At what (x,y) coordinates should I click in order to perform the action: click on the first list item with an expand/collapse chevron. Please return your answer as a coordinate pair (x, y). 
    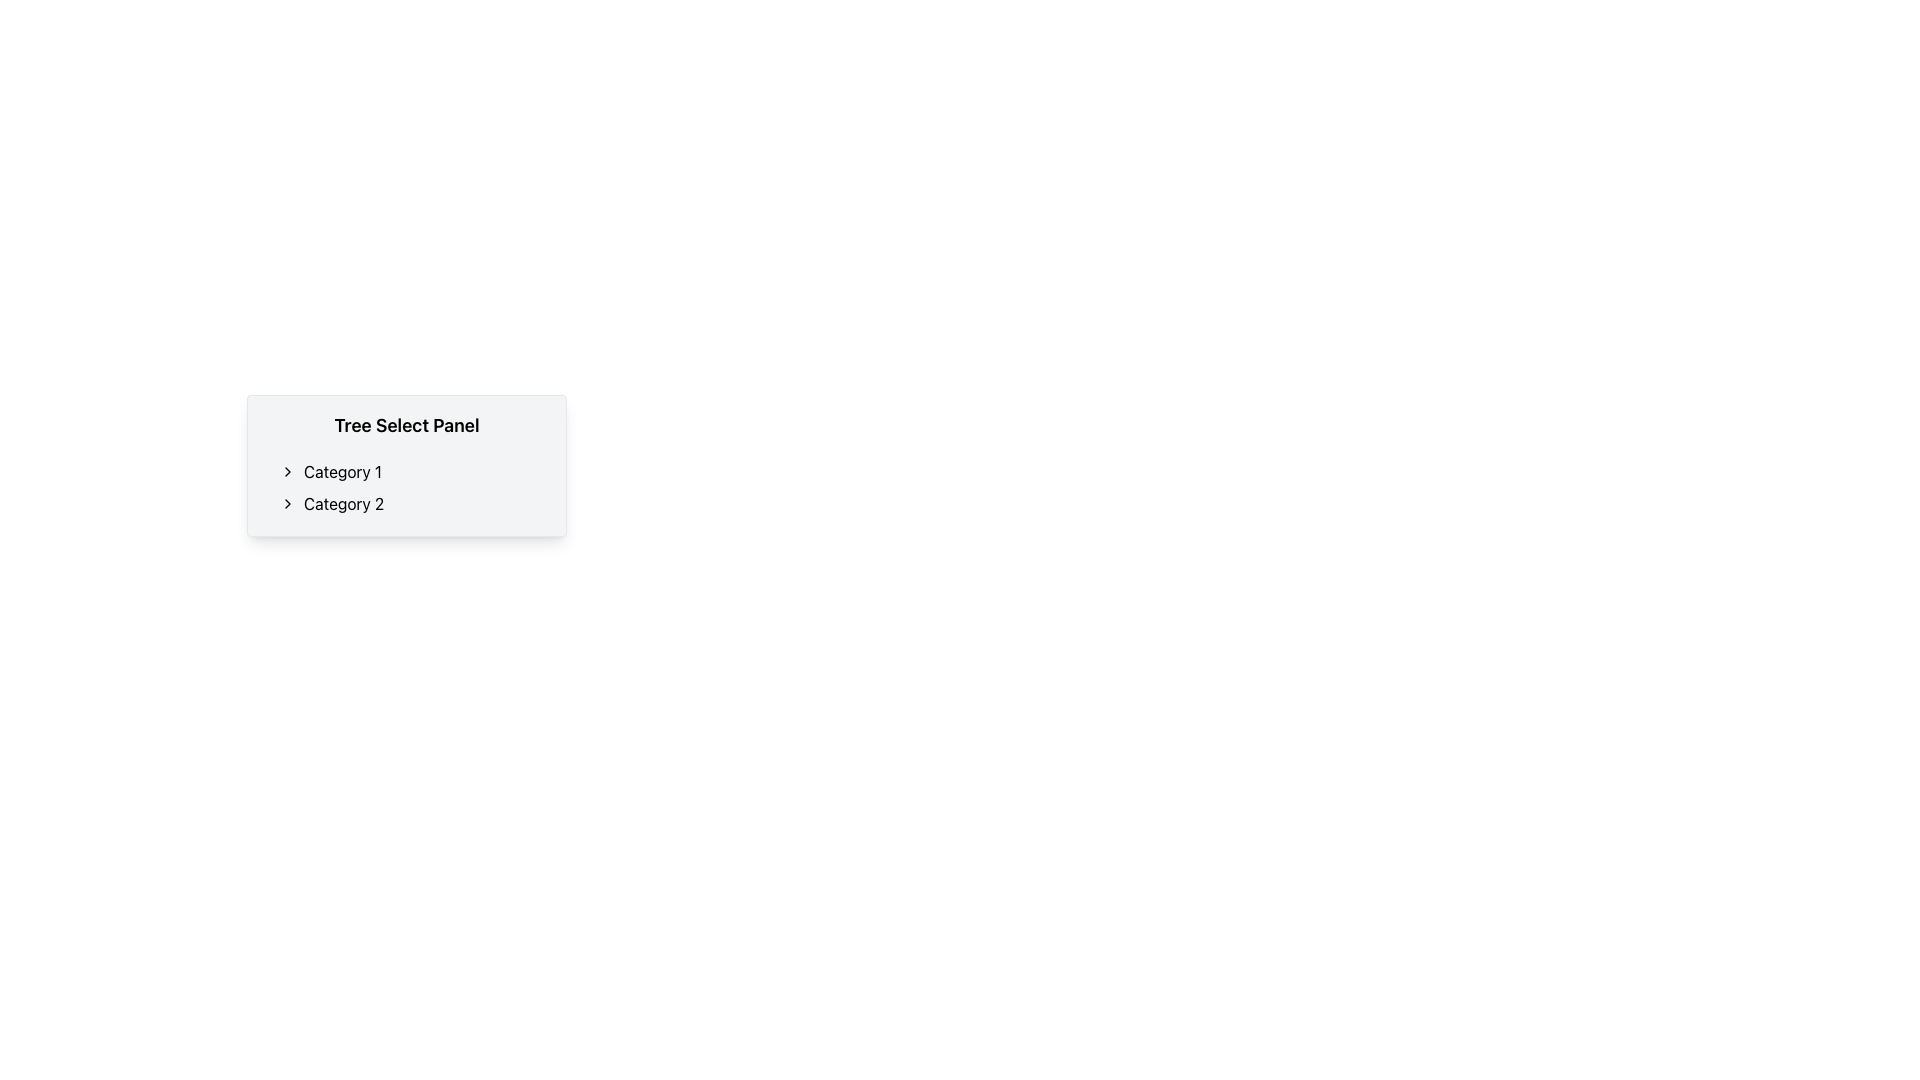
    Looking at the image, I should click on (413, 471).